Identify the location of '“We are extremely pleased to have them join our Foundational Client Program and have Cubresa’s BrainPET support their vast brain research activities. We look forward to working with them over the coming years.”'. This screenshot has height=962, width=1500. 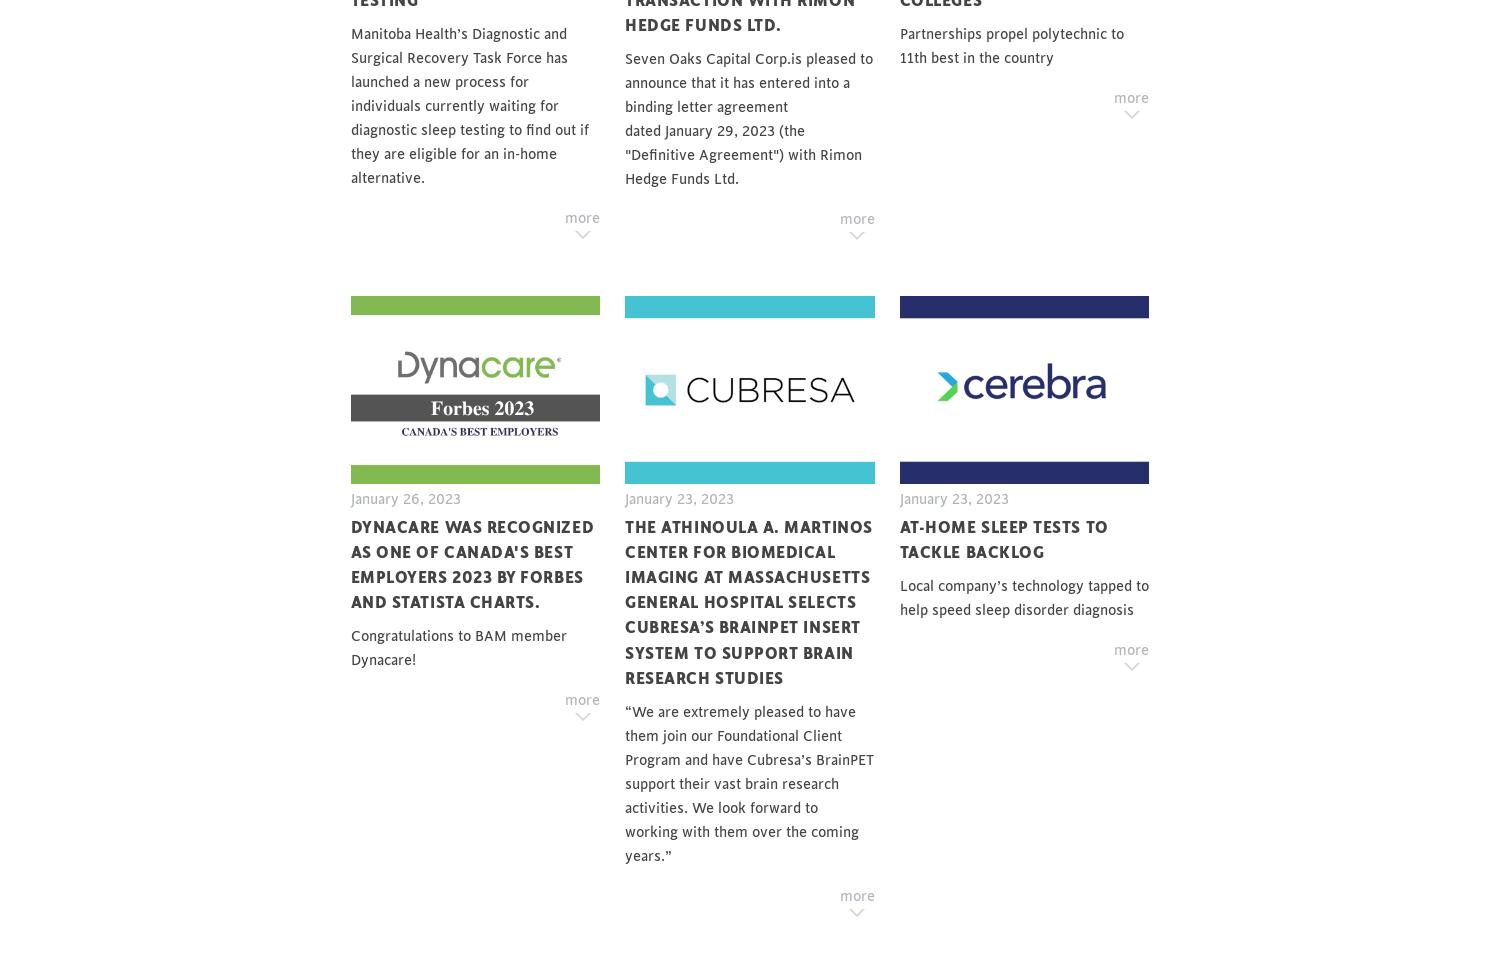
(748, 783).